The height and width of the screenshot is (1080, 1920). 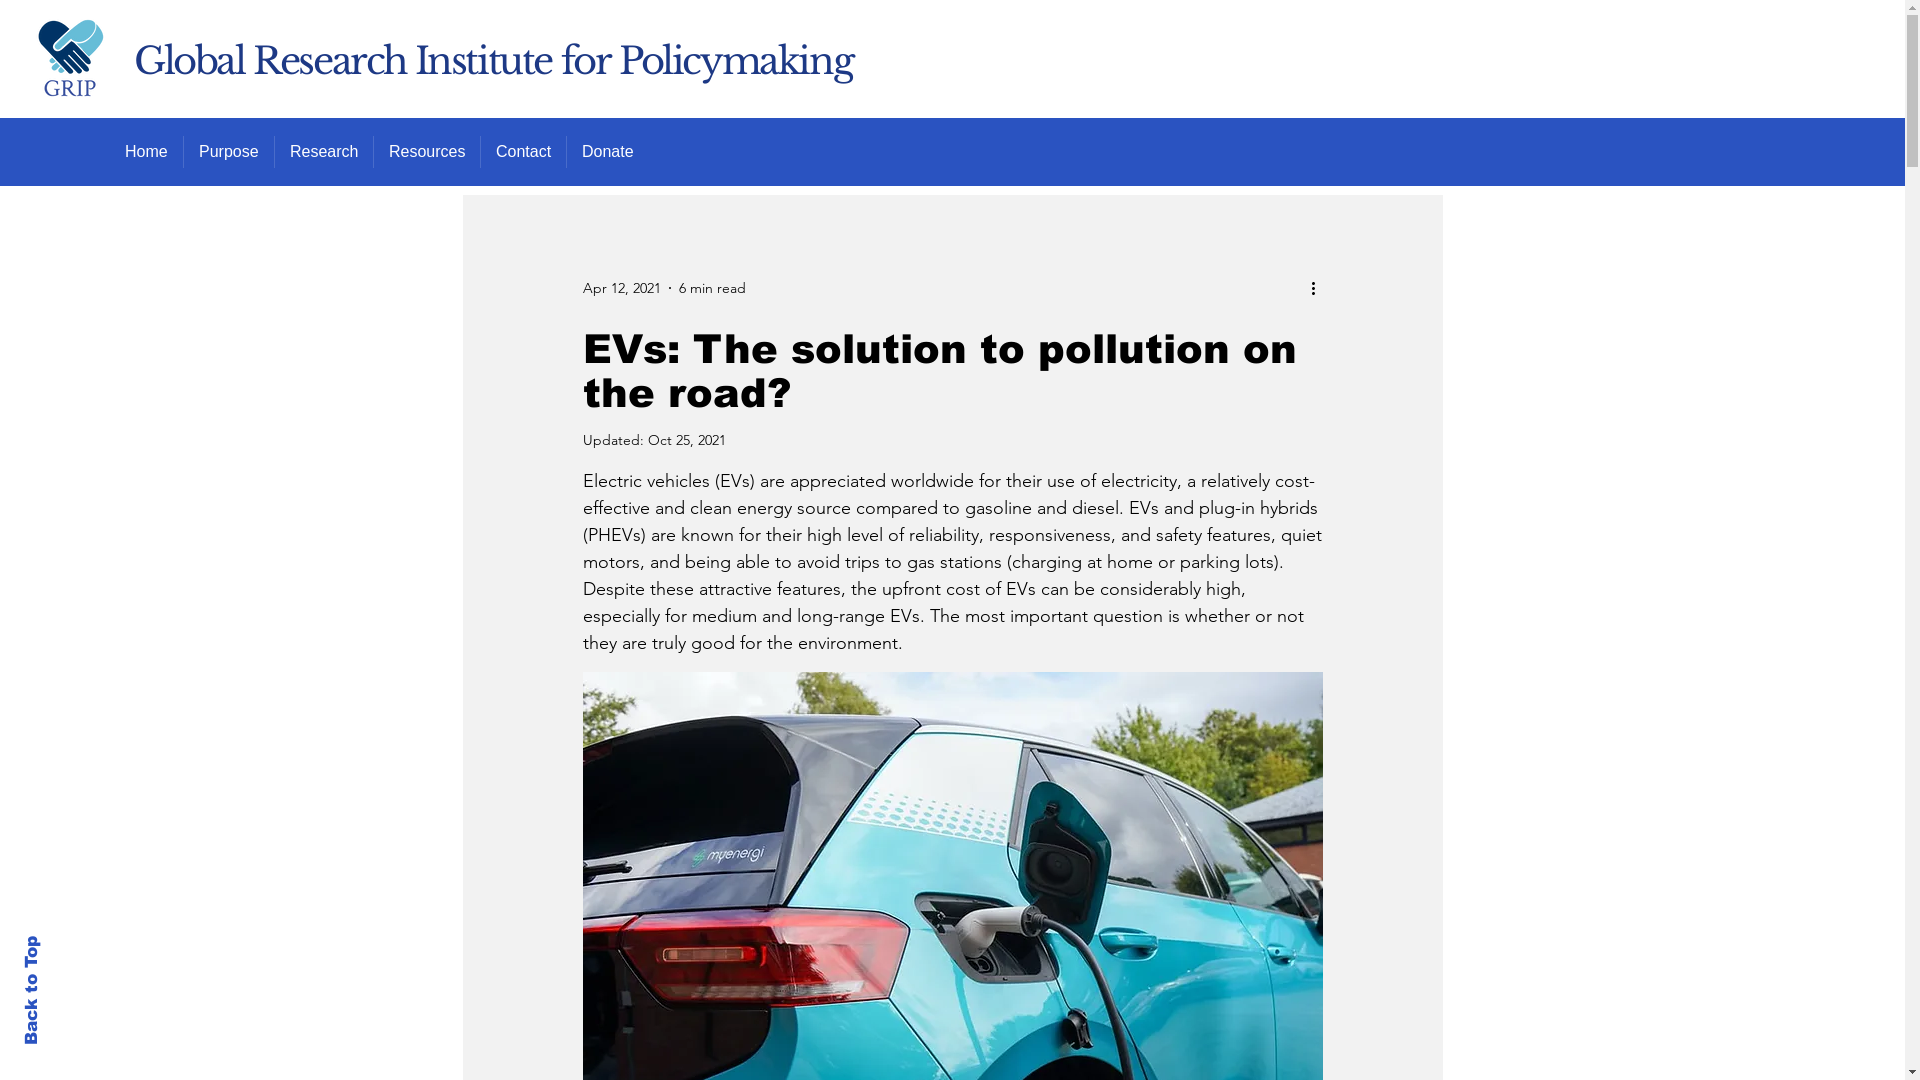 What do you see at coordinates (425, 150) in the screenshot?
I see `'Resources'` at bounding box center [425, 150].